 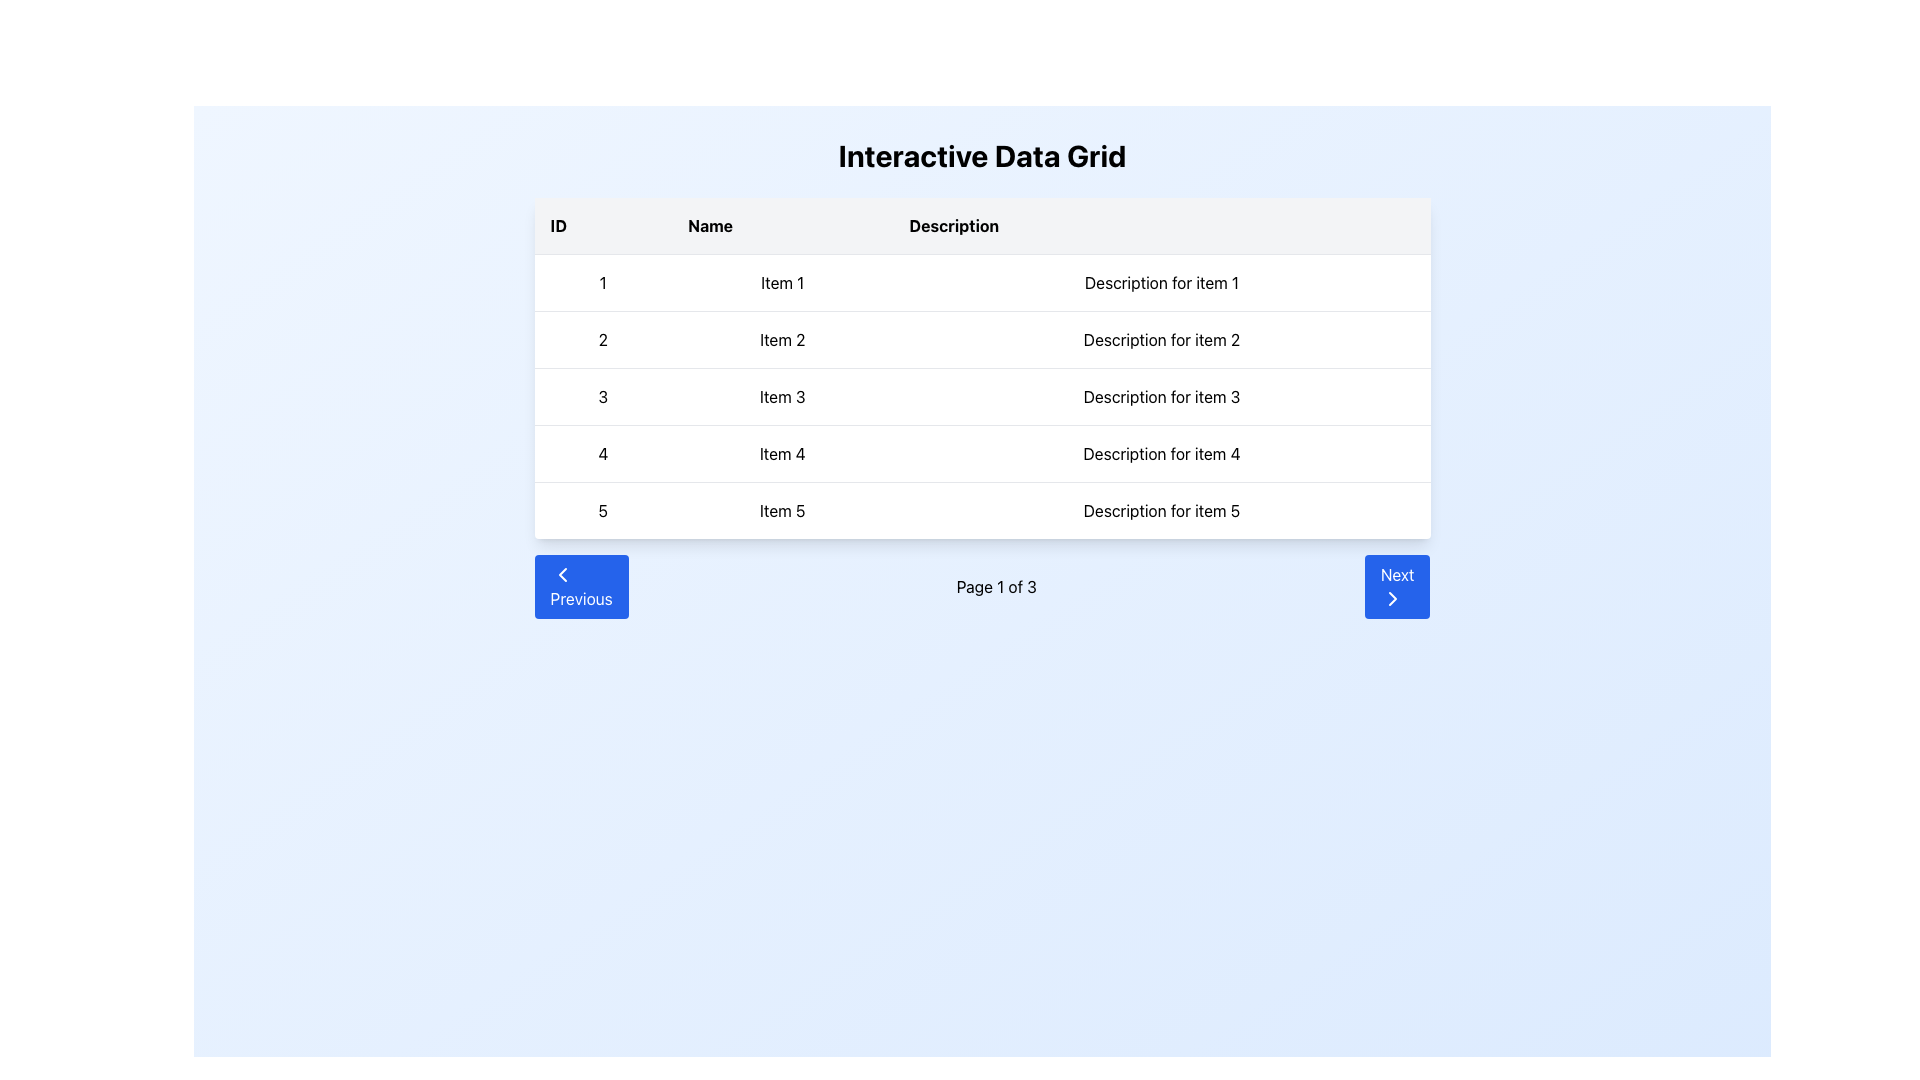 What do you see at coordinates (982, 509) in the screenshot?
I see `the fifth row of the data grid, which displays ID '5', Name 'Item 5', and Description 'Description for item 5'` at bounding box center [982, 509].